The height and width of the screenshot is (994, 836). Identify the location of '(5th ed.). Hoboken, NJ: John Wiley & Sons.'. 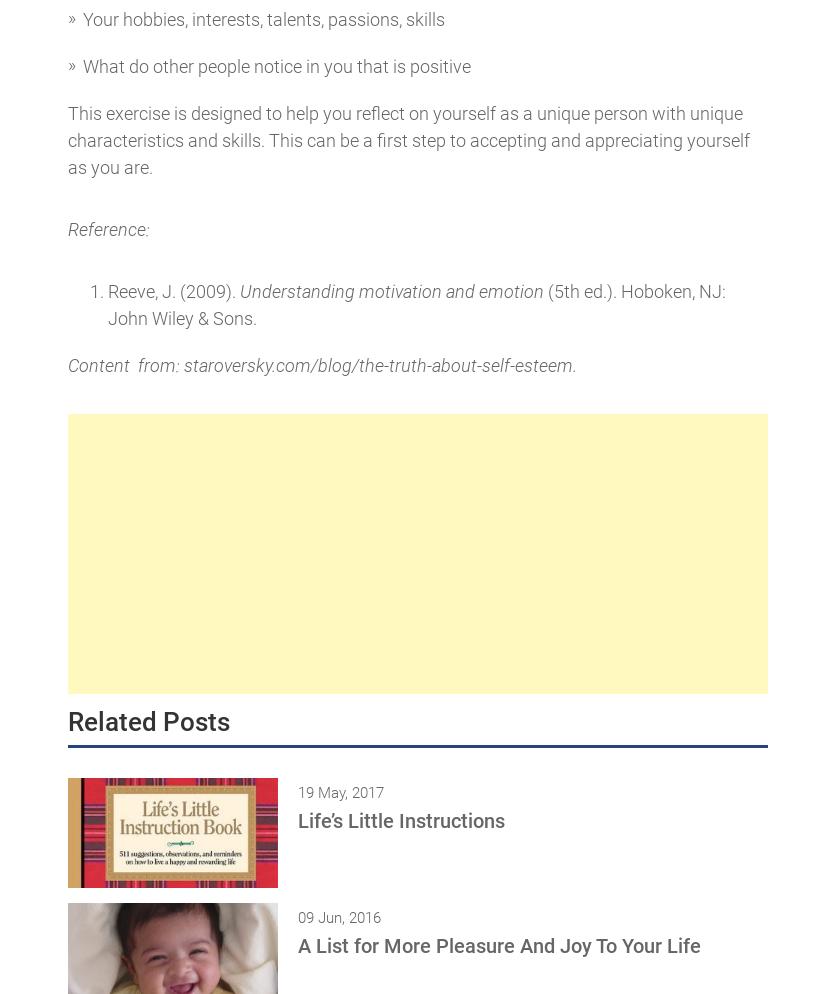
(415, 304).